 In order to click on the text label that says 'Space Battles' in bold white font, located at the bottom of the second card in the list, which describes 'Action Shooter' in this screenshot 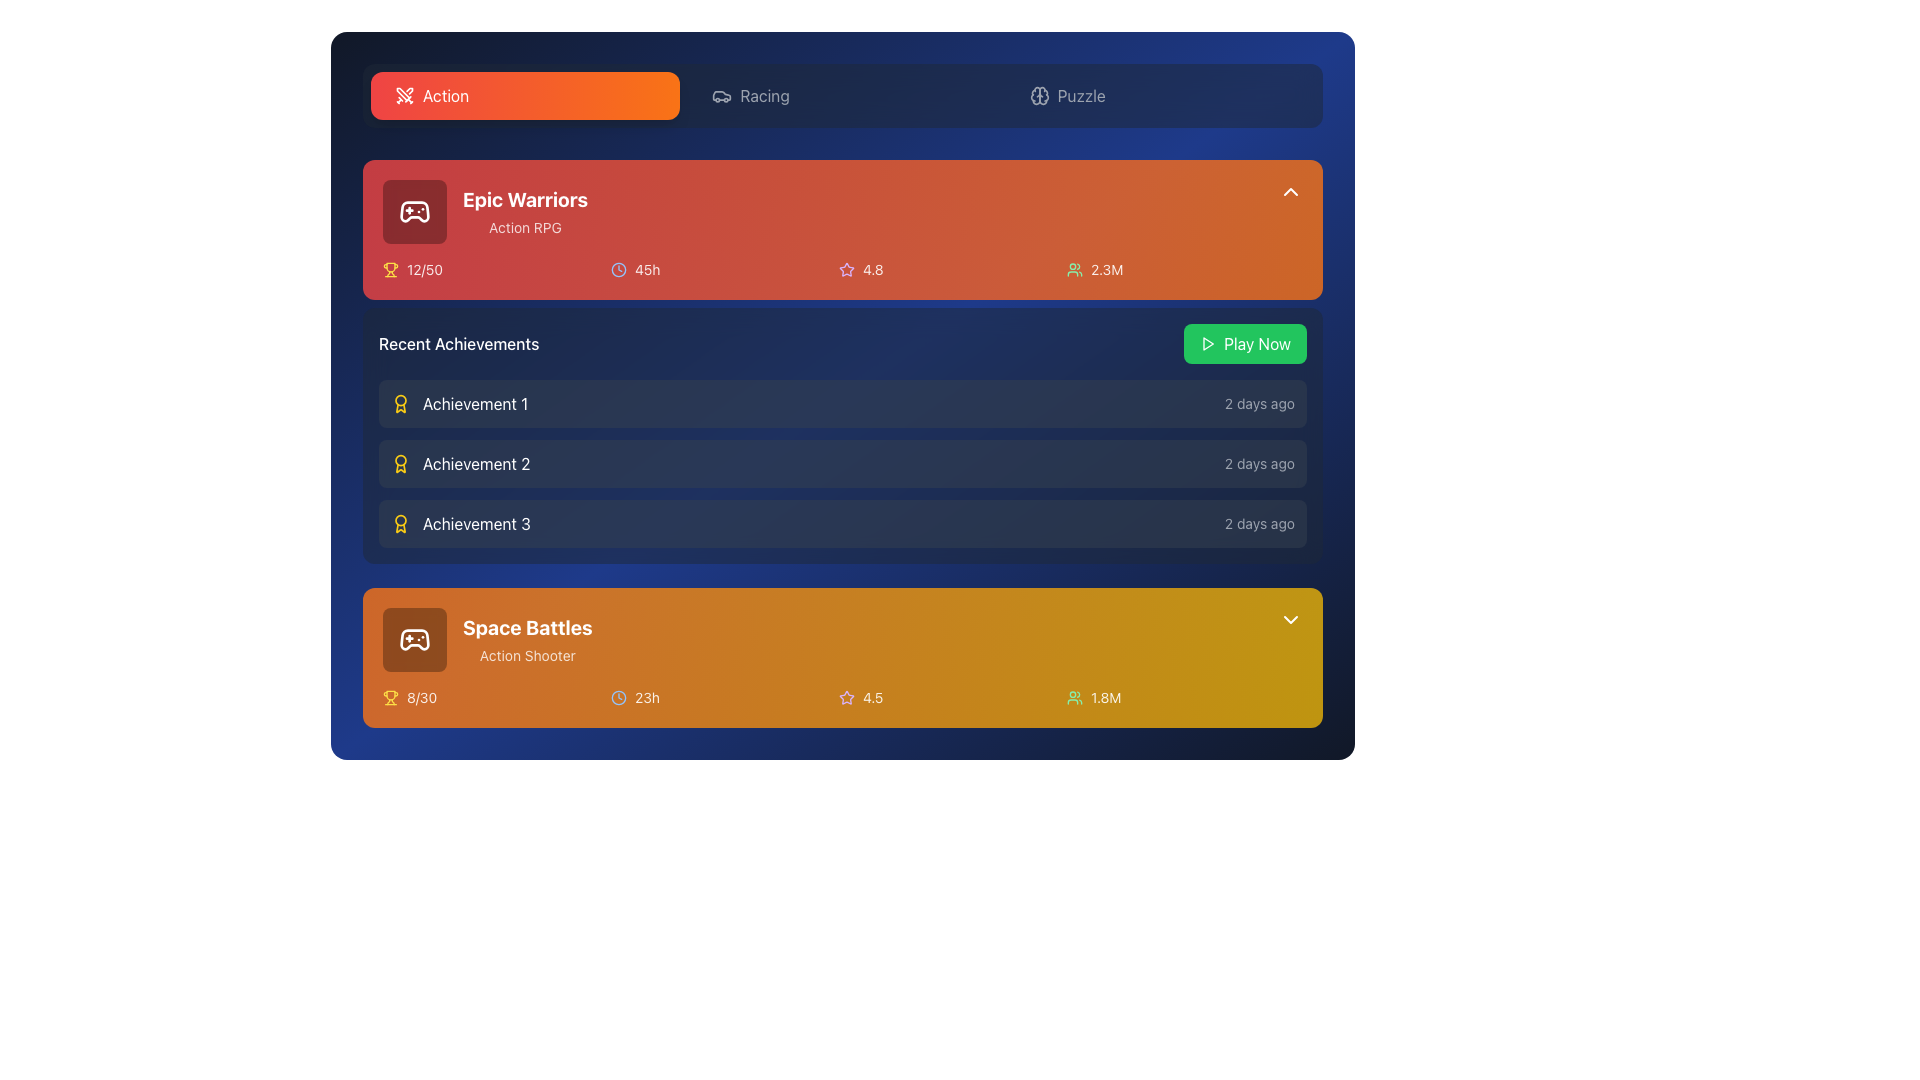, I will do `click(527, 640)`.